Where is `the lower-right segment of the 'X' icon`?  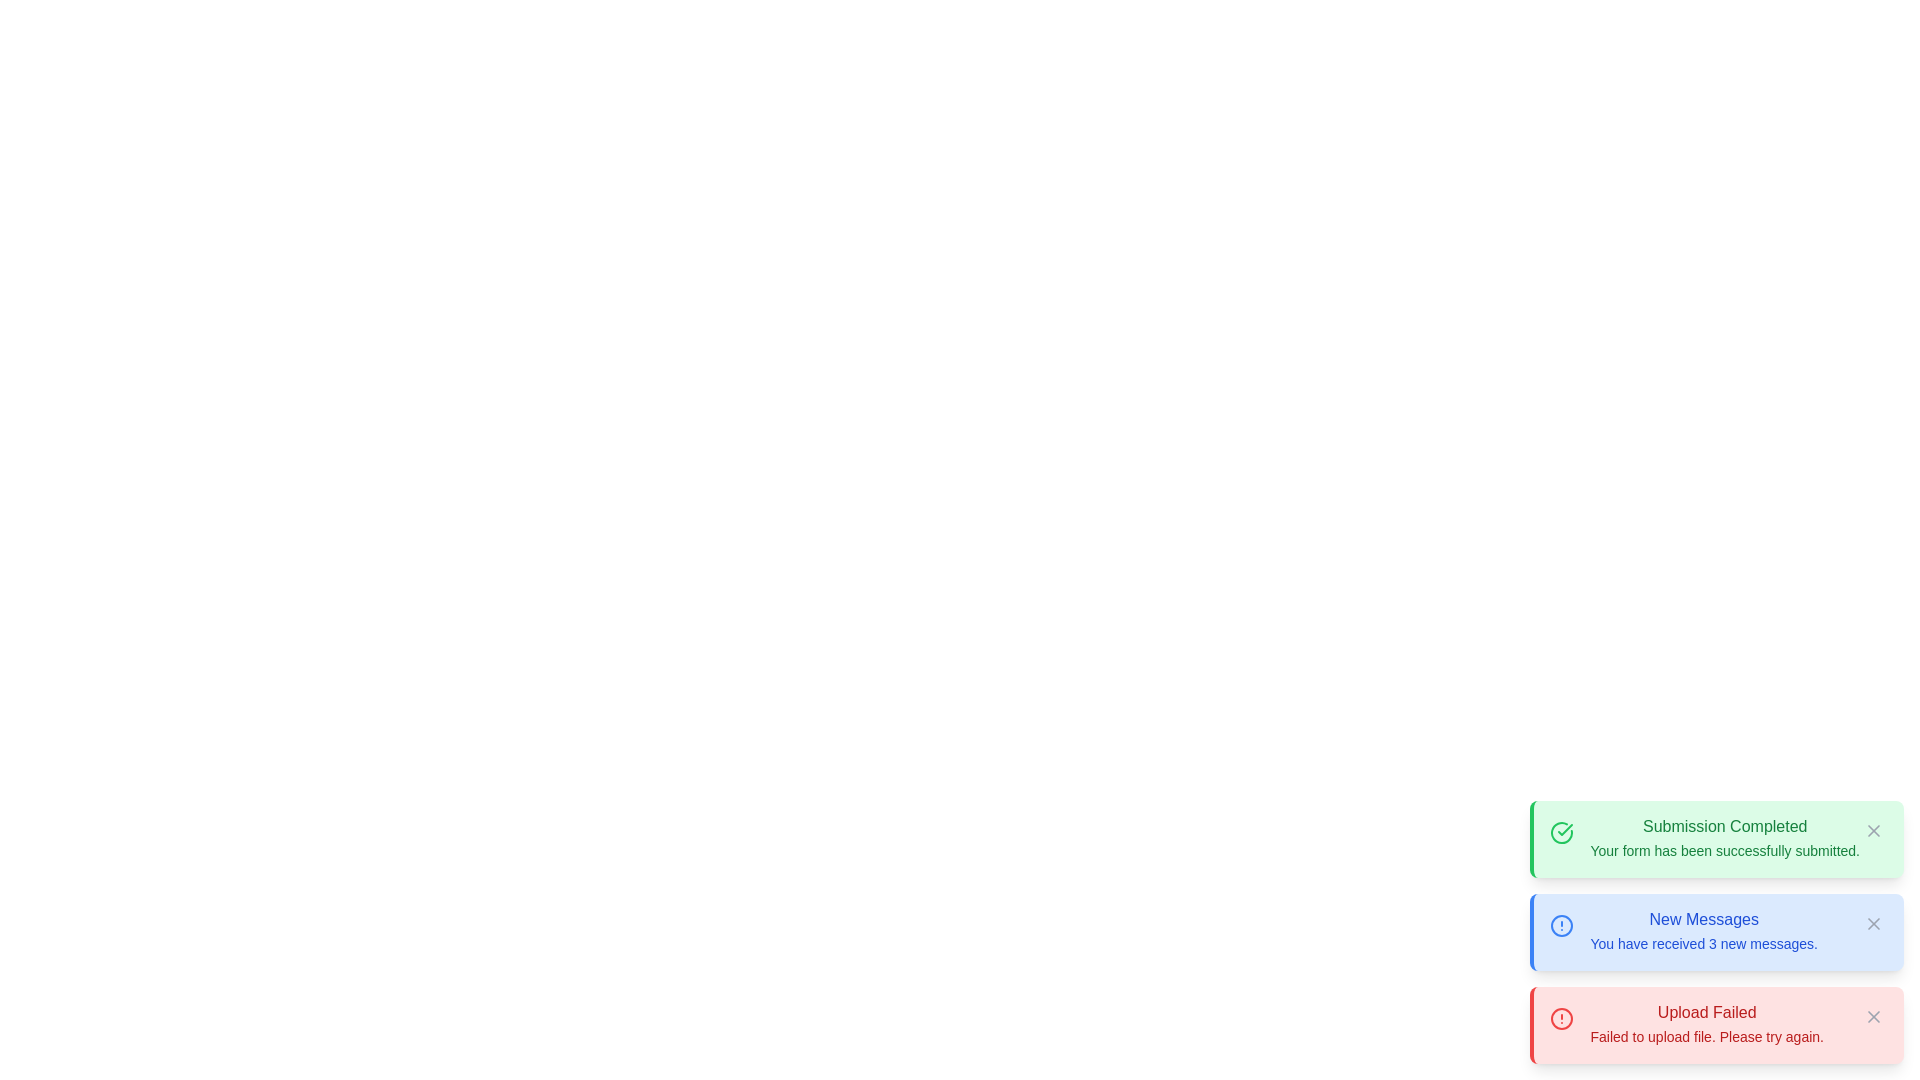
the lower-right segment of the 'X' icon is located at coordinates (1872, 924).